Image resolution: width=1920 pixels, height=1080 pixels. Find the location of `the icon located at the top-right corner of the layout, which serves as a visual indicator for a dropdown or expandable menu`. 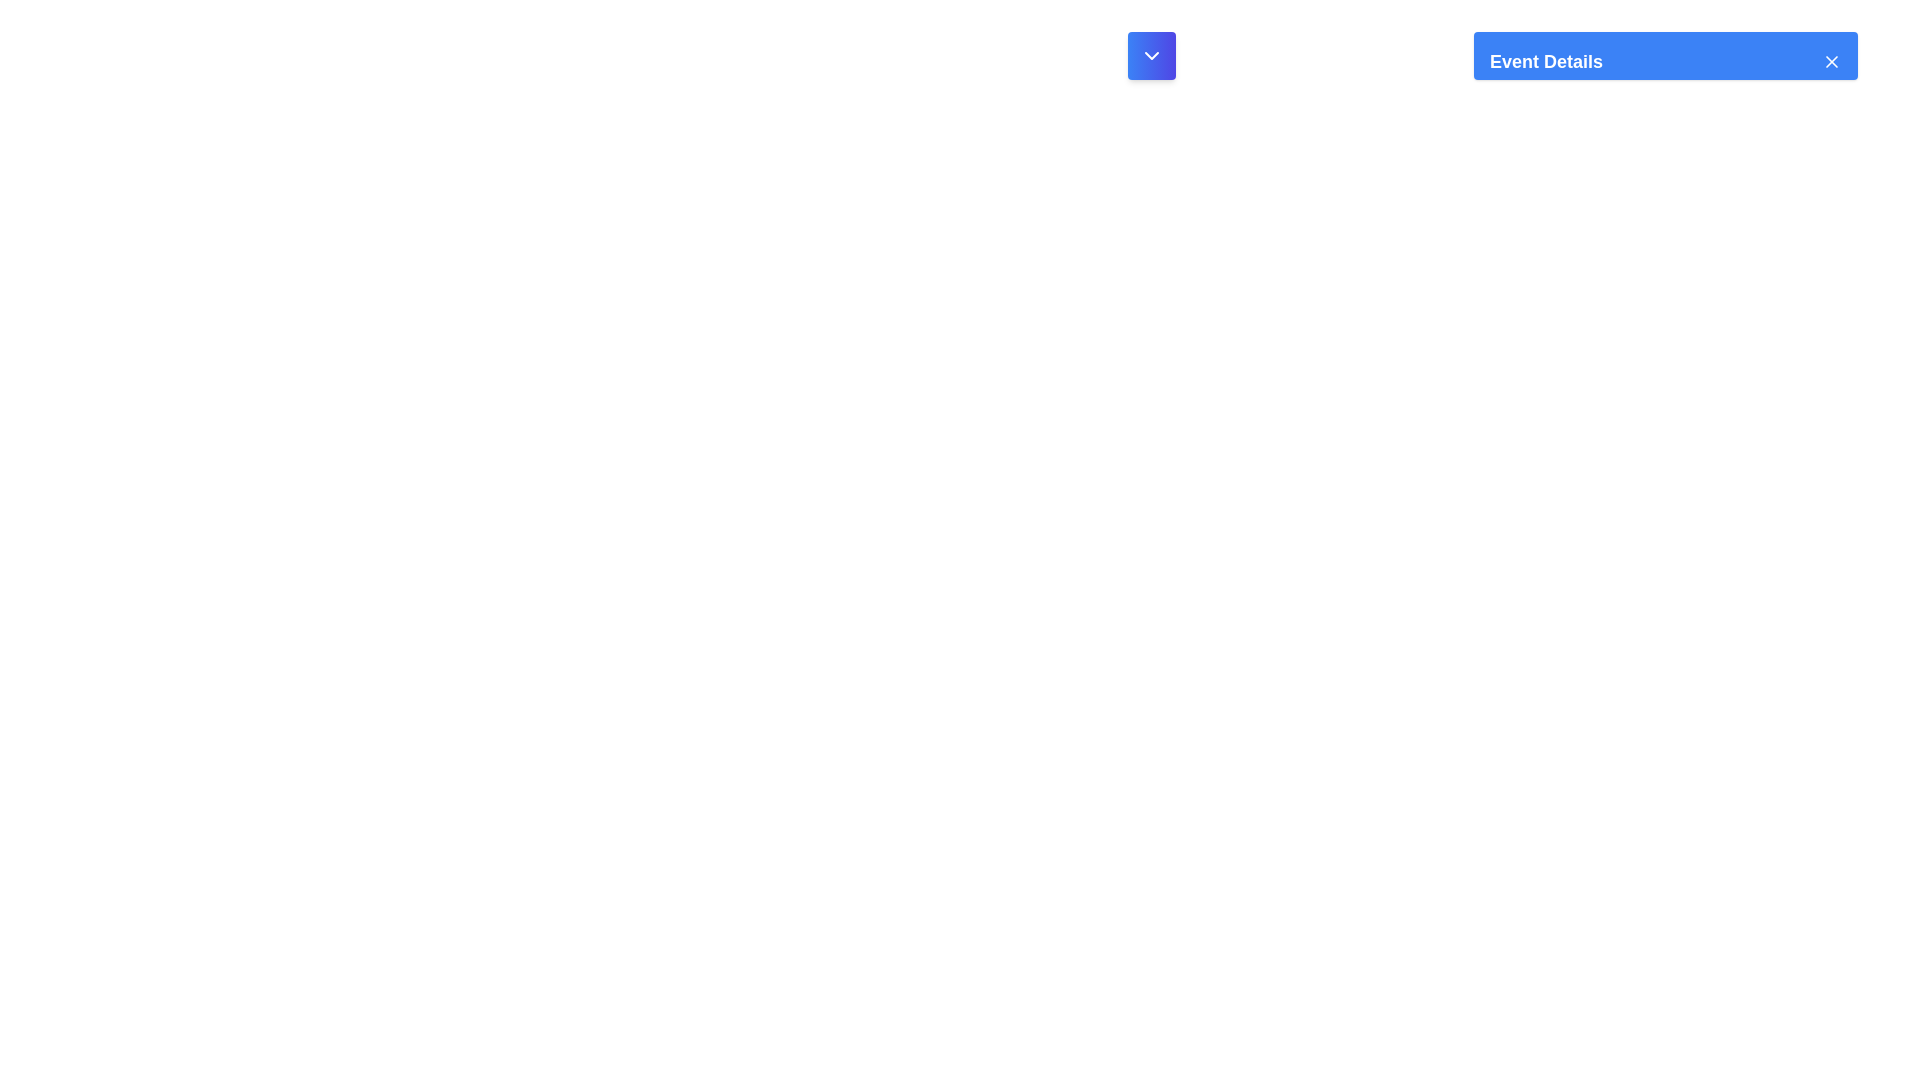

the icon located at the top-right corner of the layout, which serves as a visual indicator for a dropdown or expandable menu is located at coordinates (1152, 55).